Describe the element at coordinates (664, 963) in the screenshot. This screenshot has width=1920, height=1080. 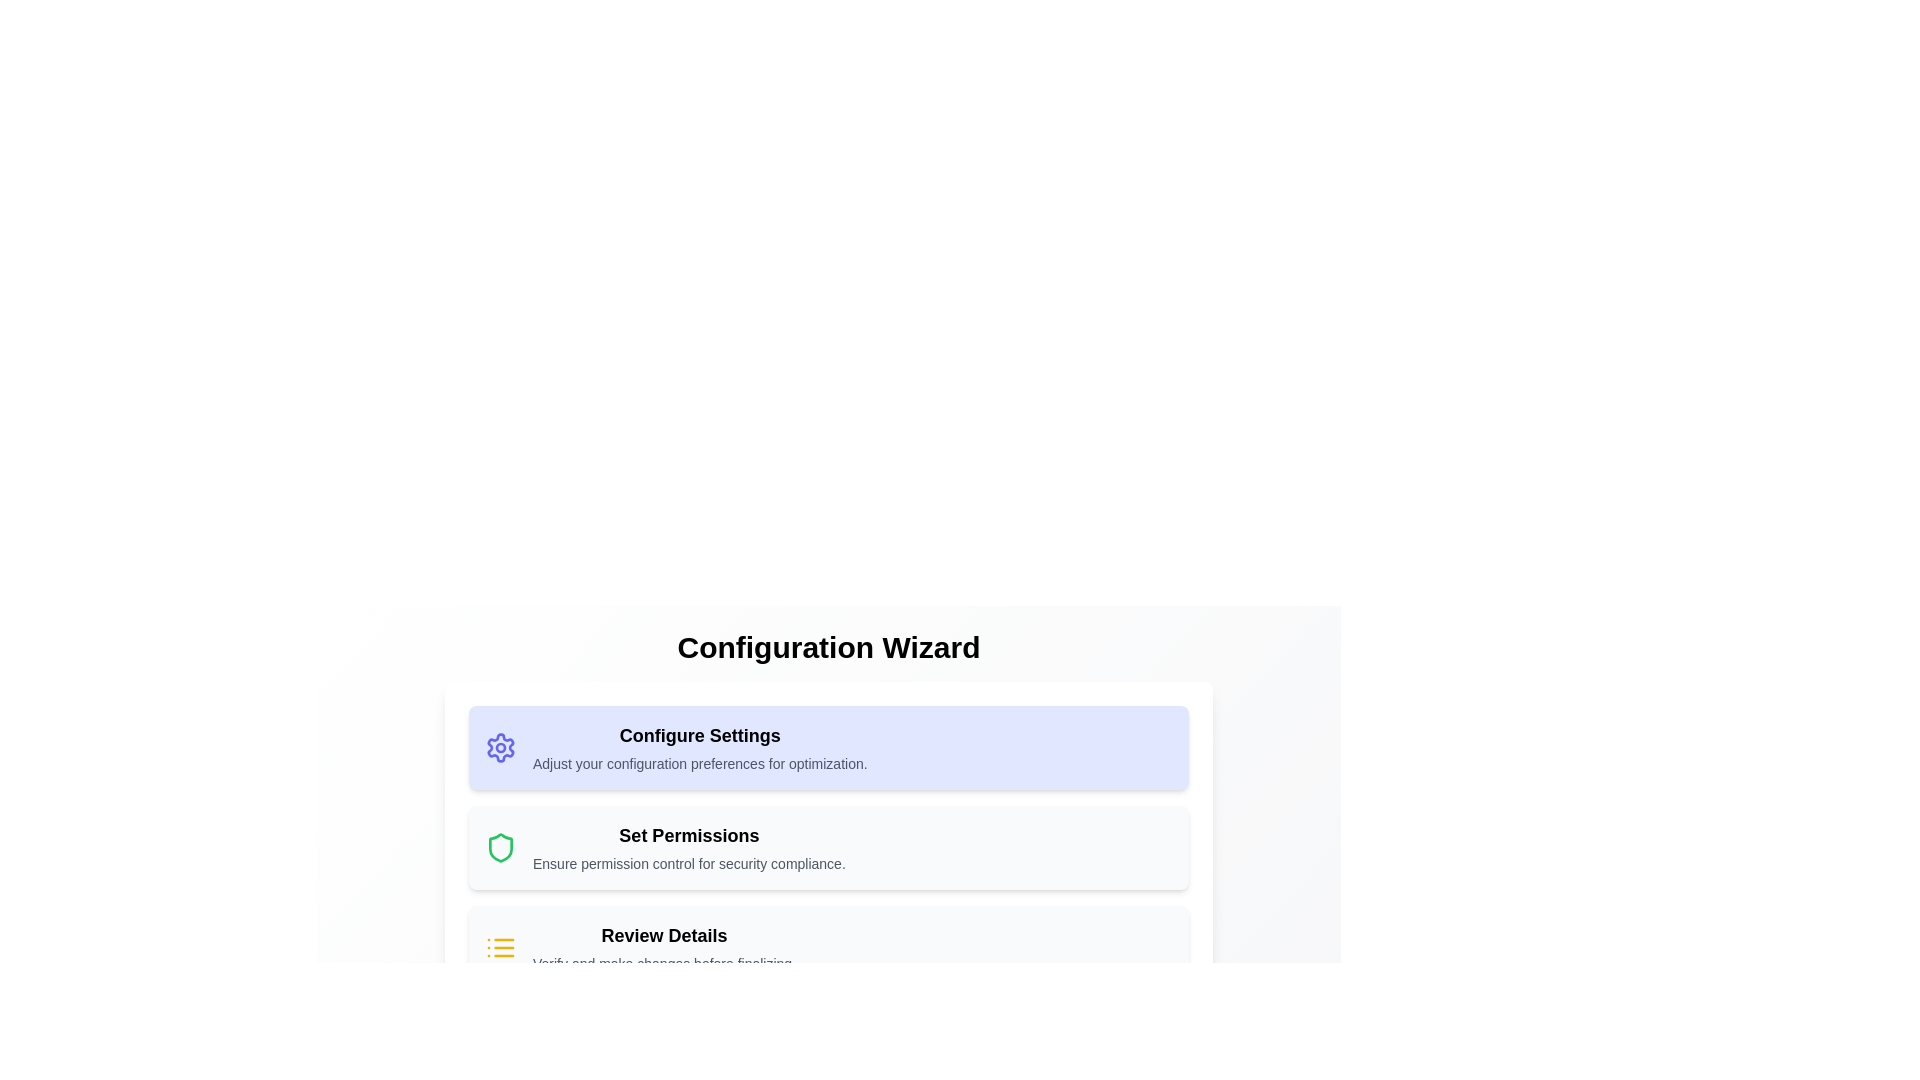
I see `text label located below the 'Review Details' heading, which provides additional context or guidance for users` at that location.